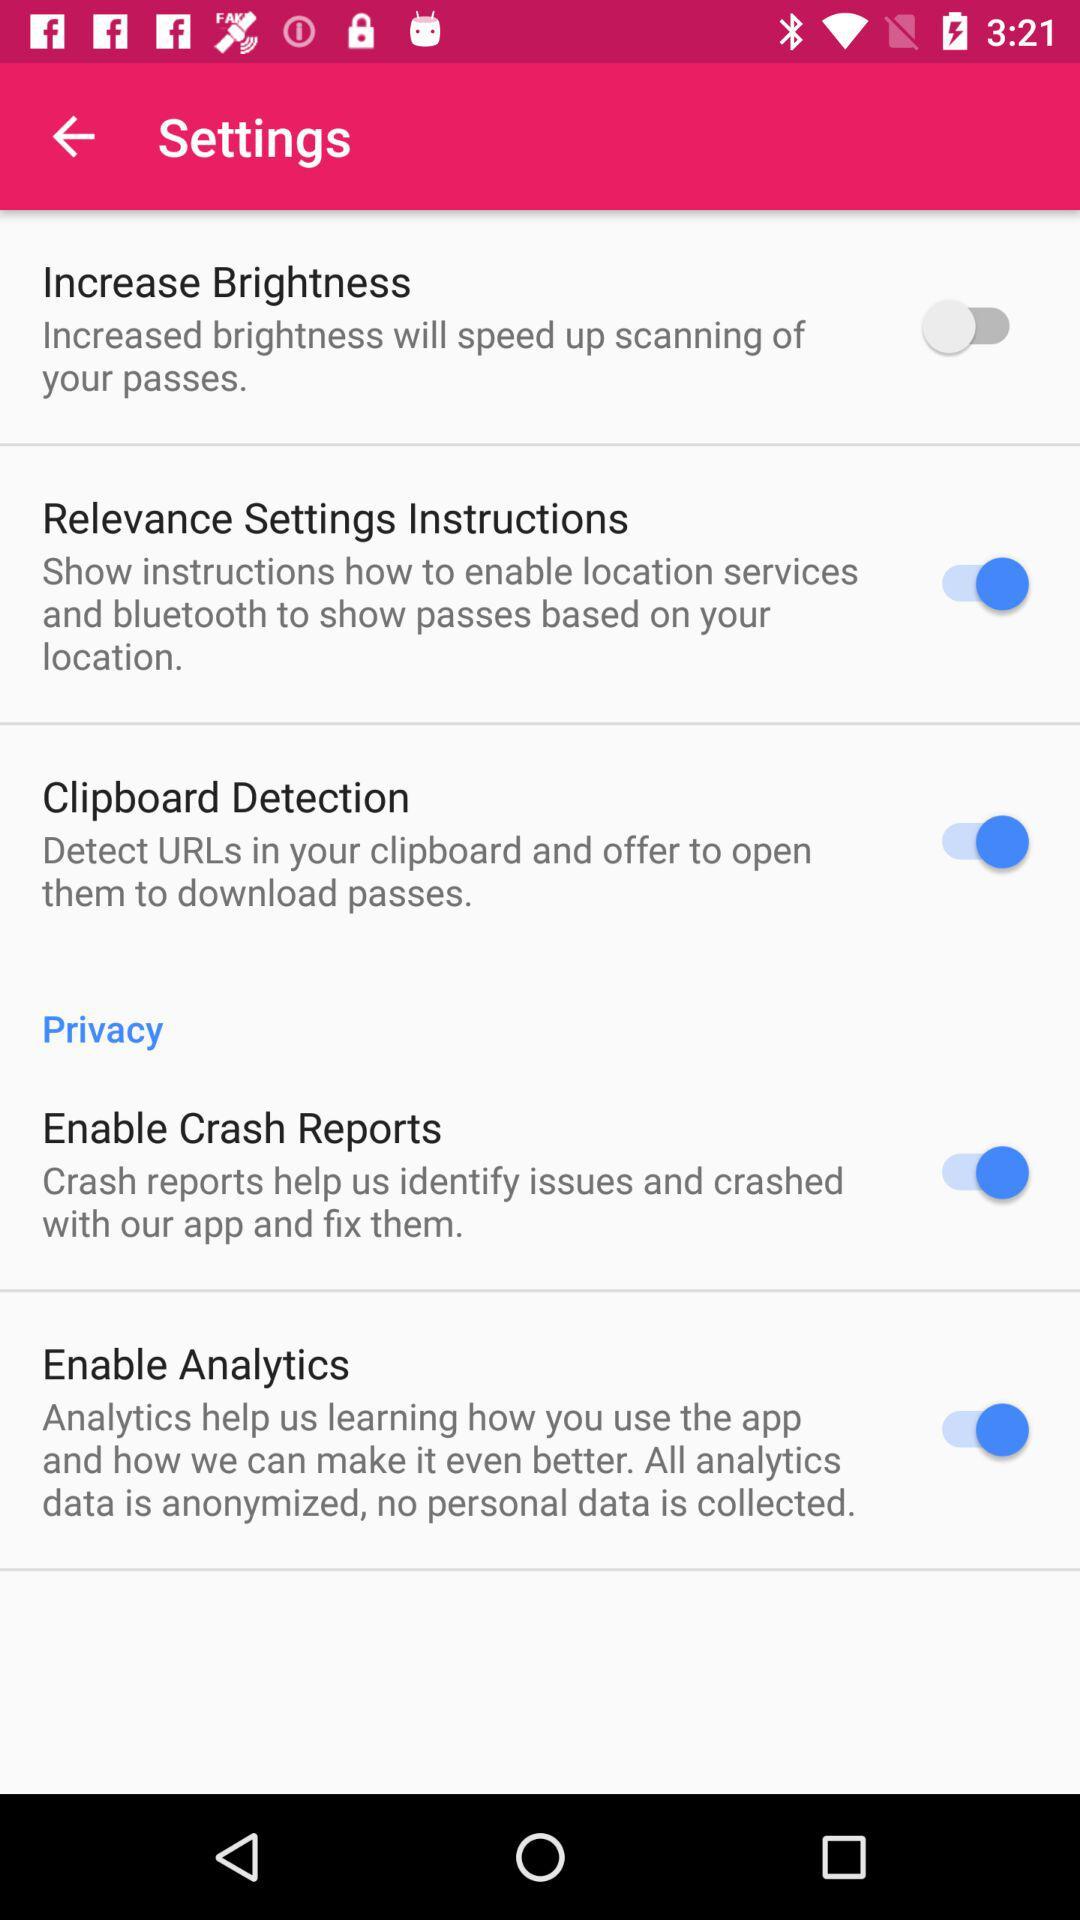  What do you see at coordinates (456, 611) in the screenshot?
I see `item above clipboard detection icon` at bounding box center [456, 611].